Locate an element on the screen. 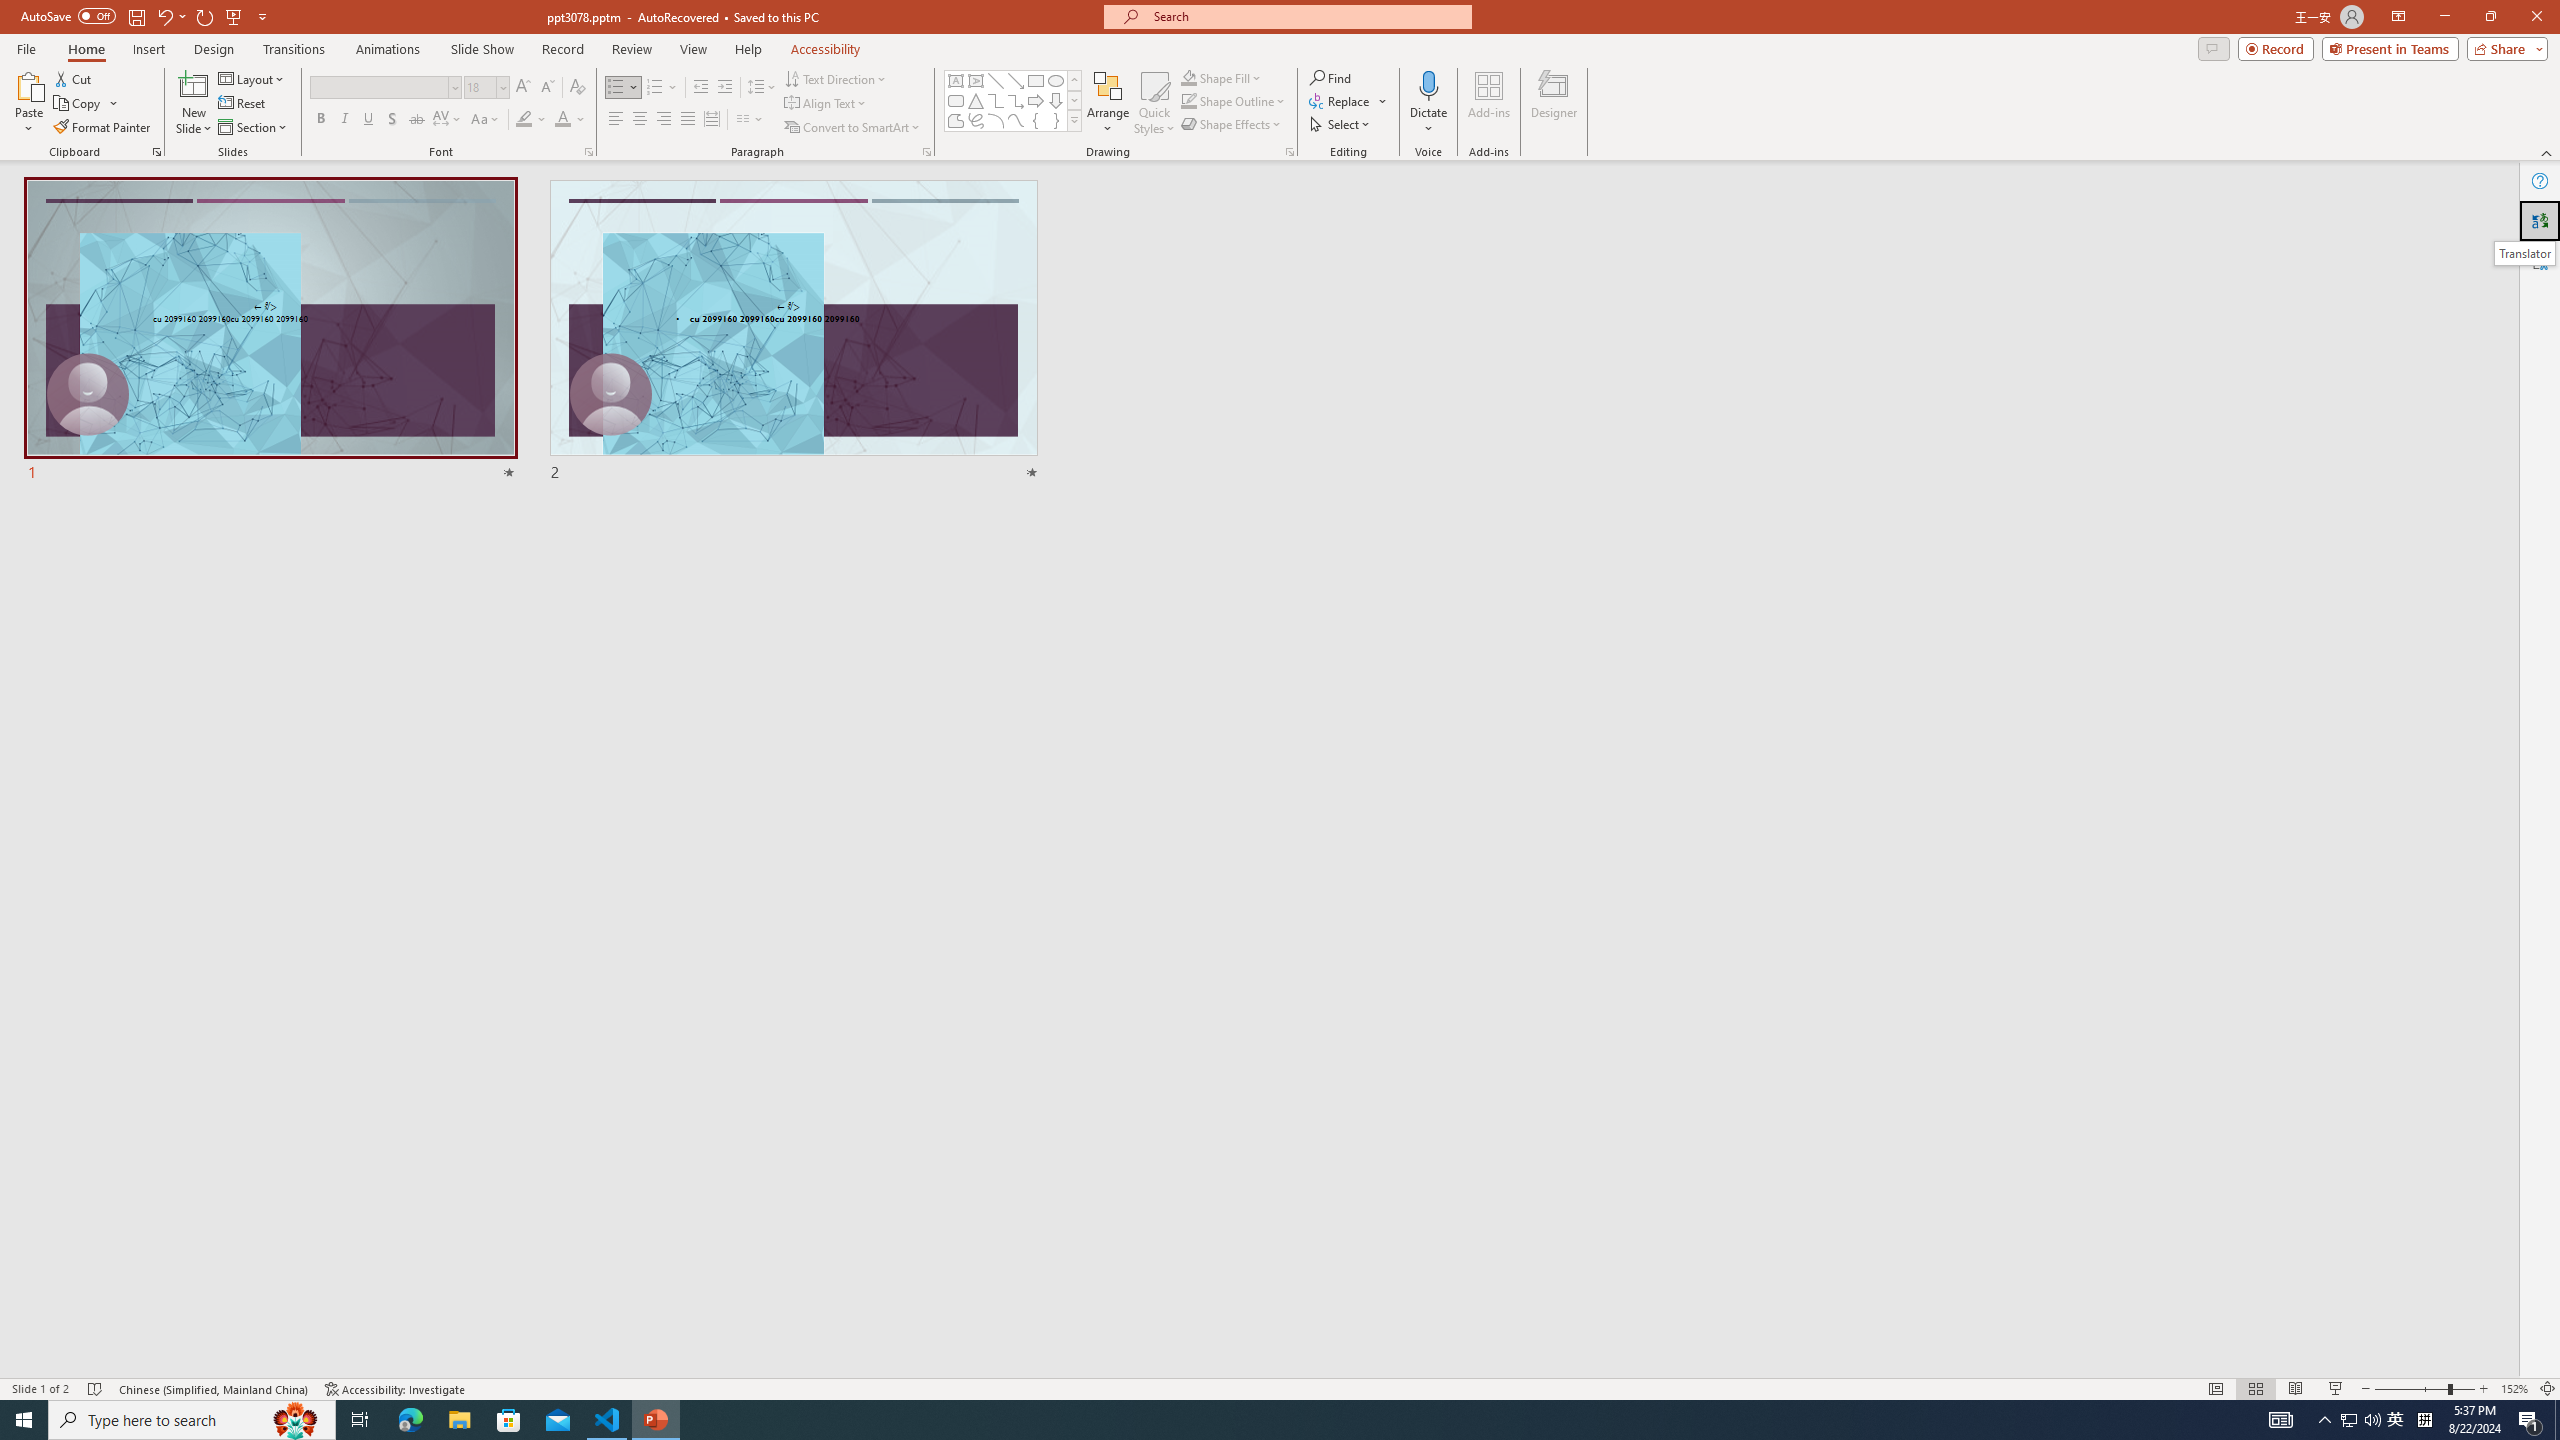 The image size is (2560, 1440). 'Shadow' is located at coordinates (391, 118).